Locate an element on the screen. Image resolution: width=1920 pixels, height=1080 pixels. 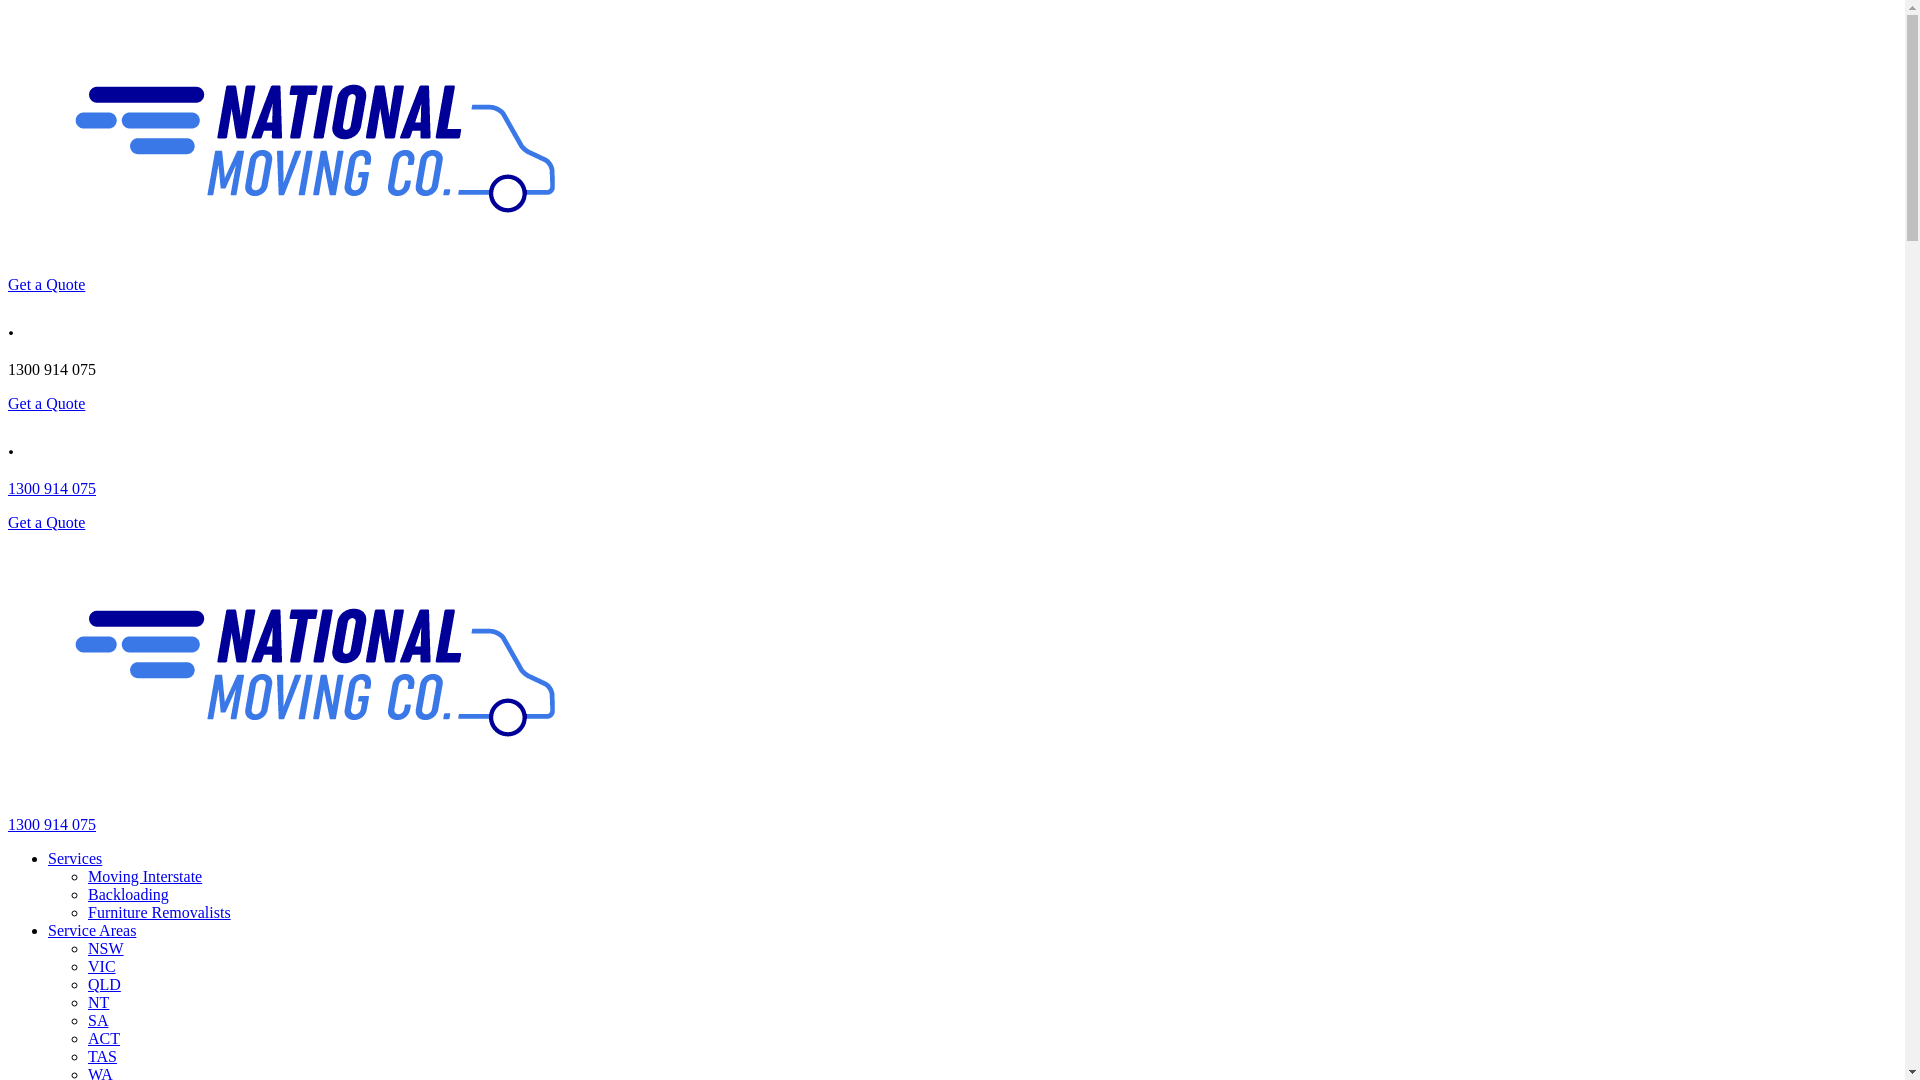
'Services' is located at coordinates (48, 857).